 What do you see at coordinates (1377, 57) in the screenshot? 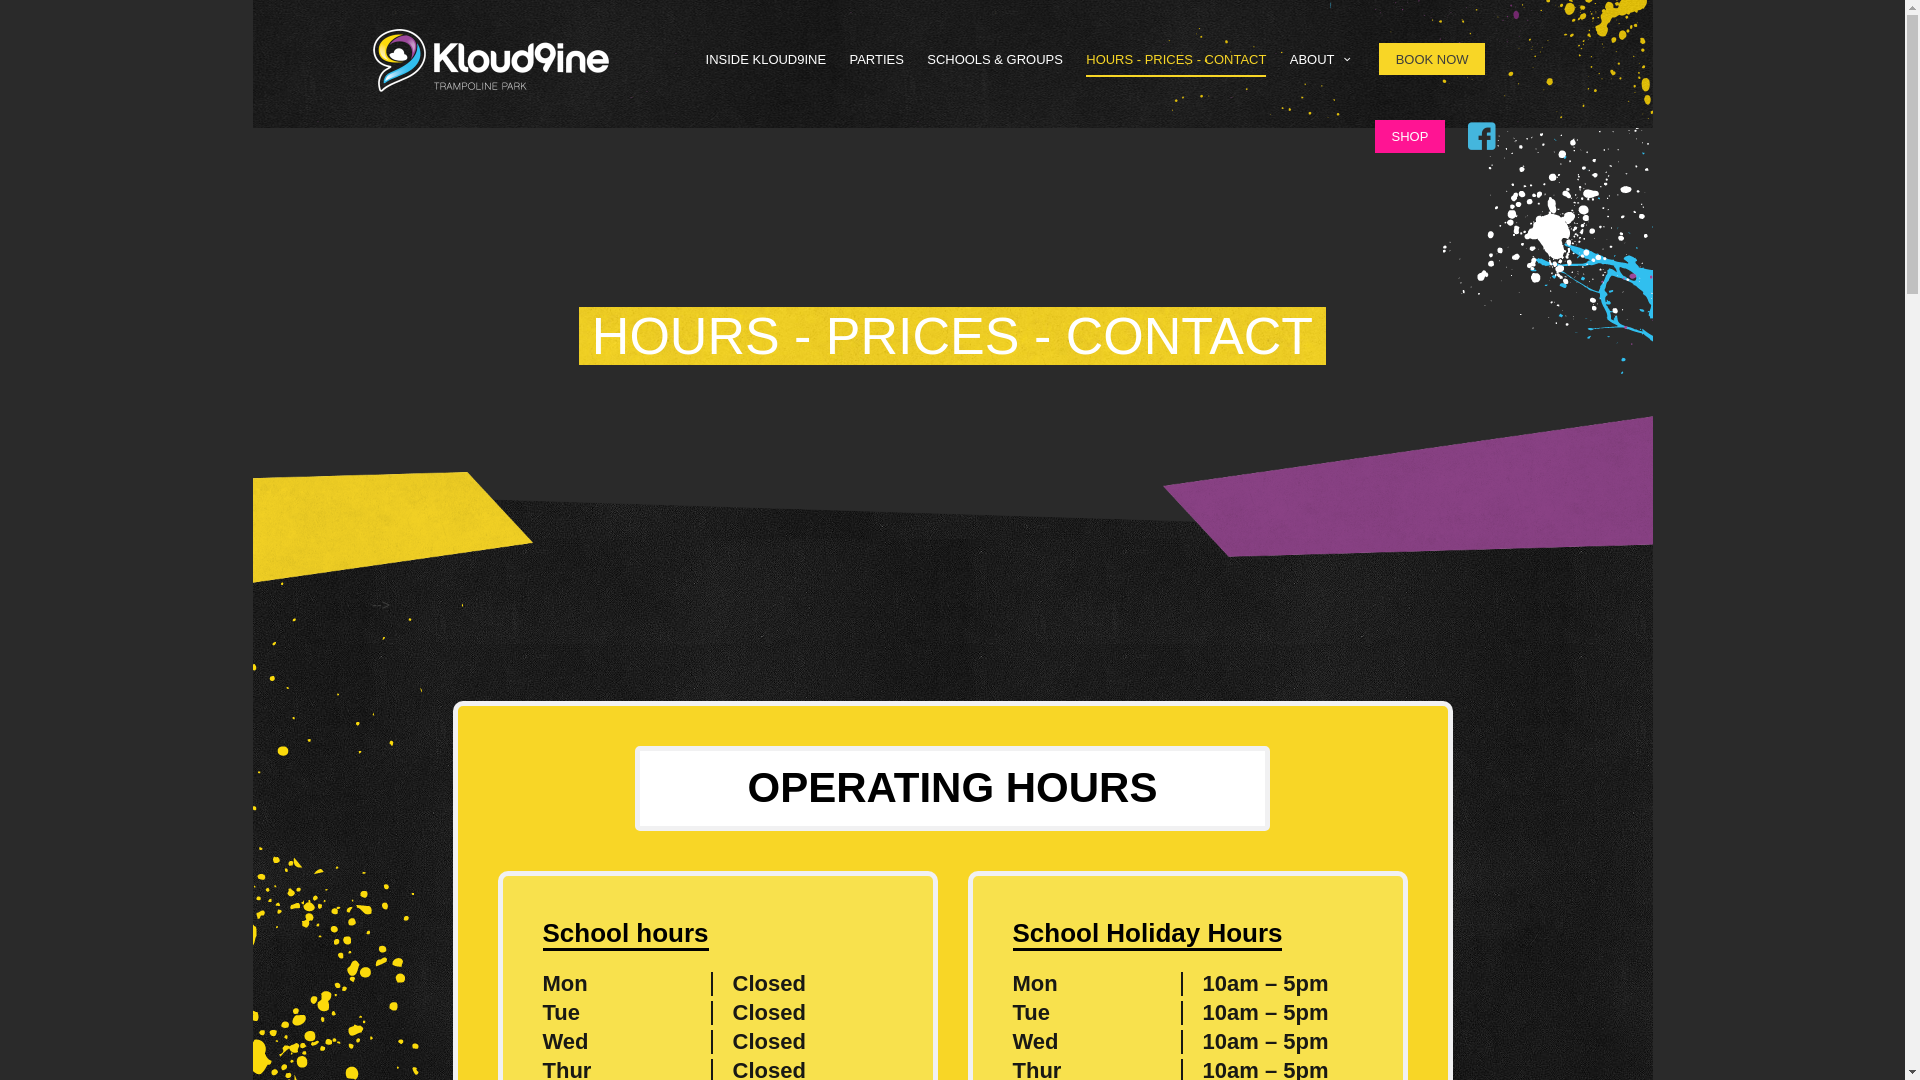
I see `'BOOK NOW'` at bounding box center [1377, 57].